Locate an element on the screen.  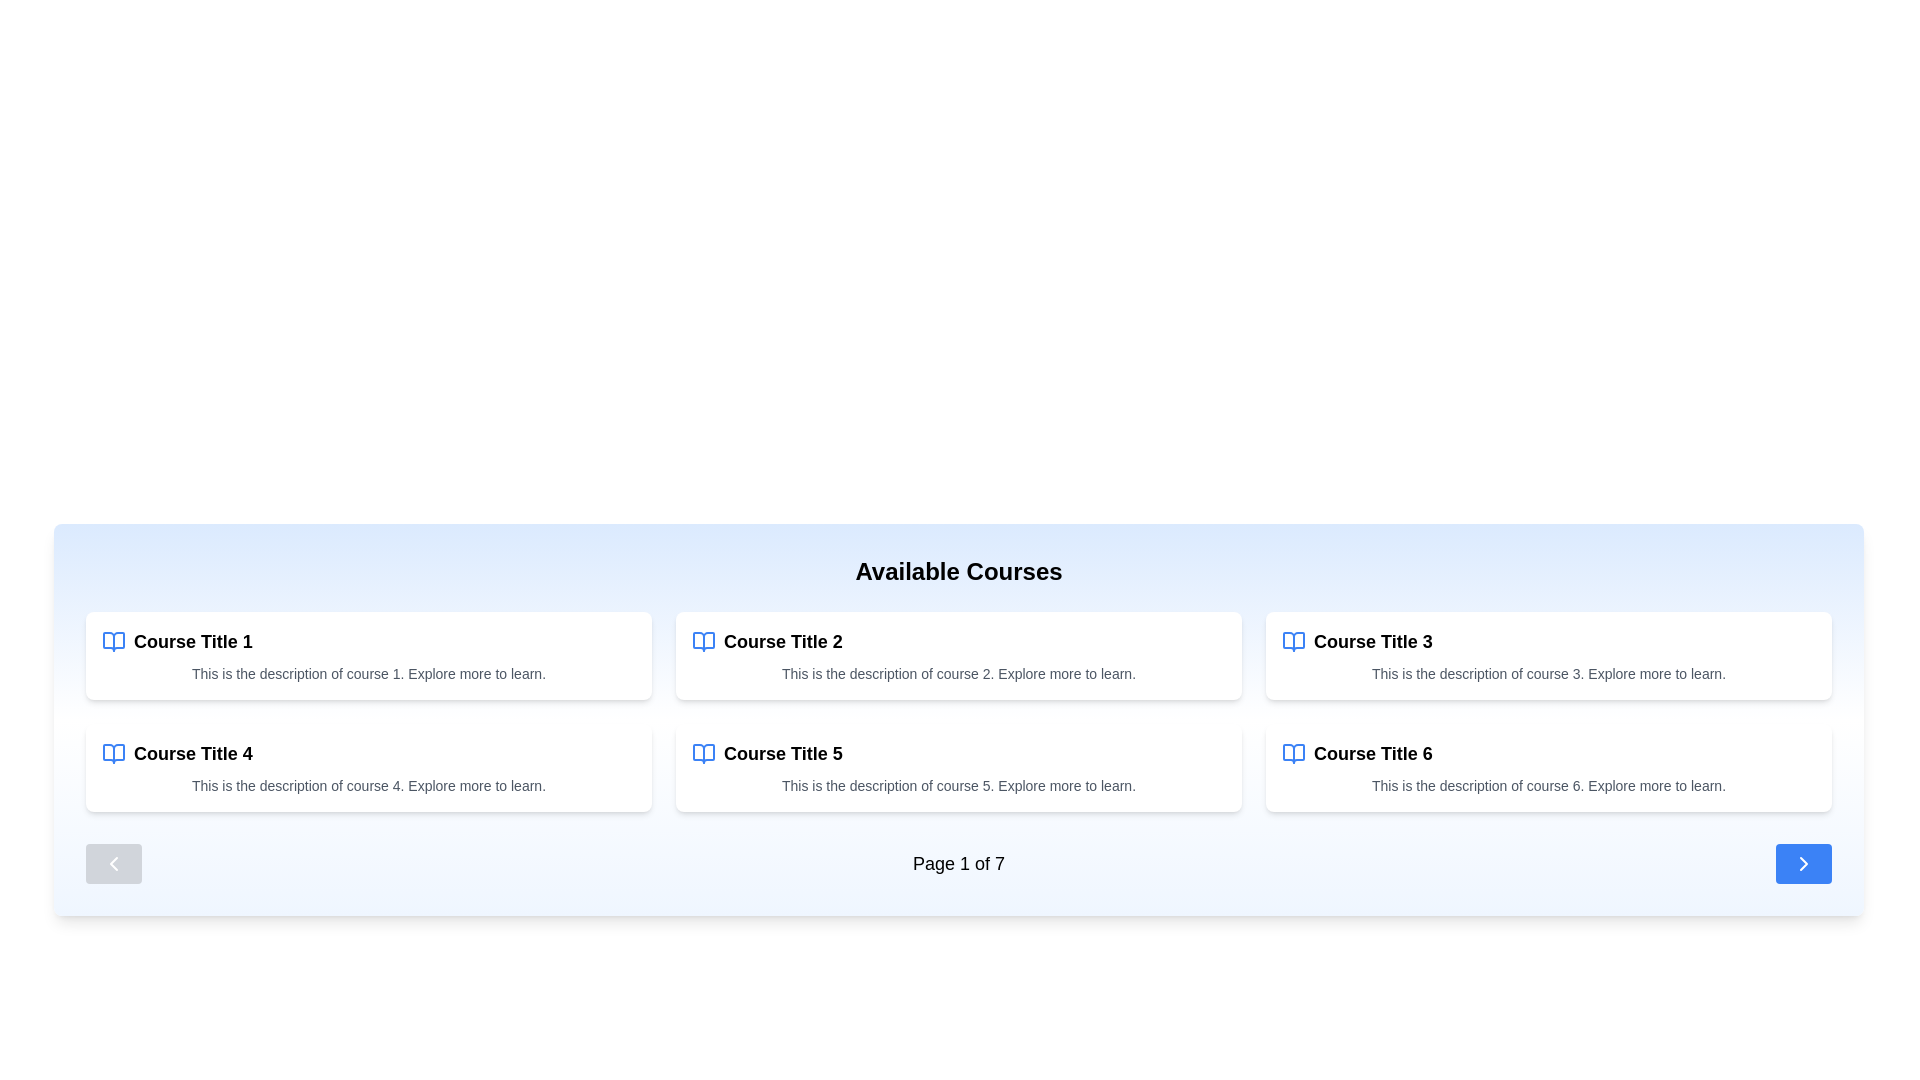
the blue open book icon located to the left of the course title text 'Course Title 3' within the third course card is located at coordinates (1294, 641).